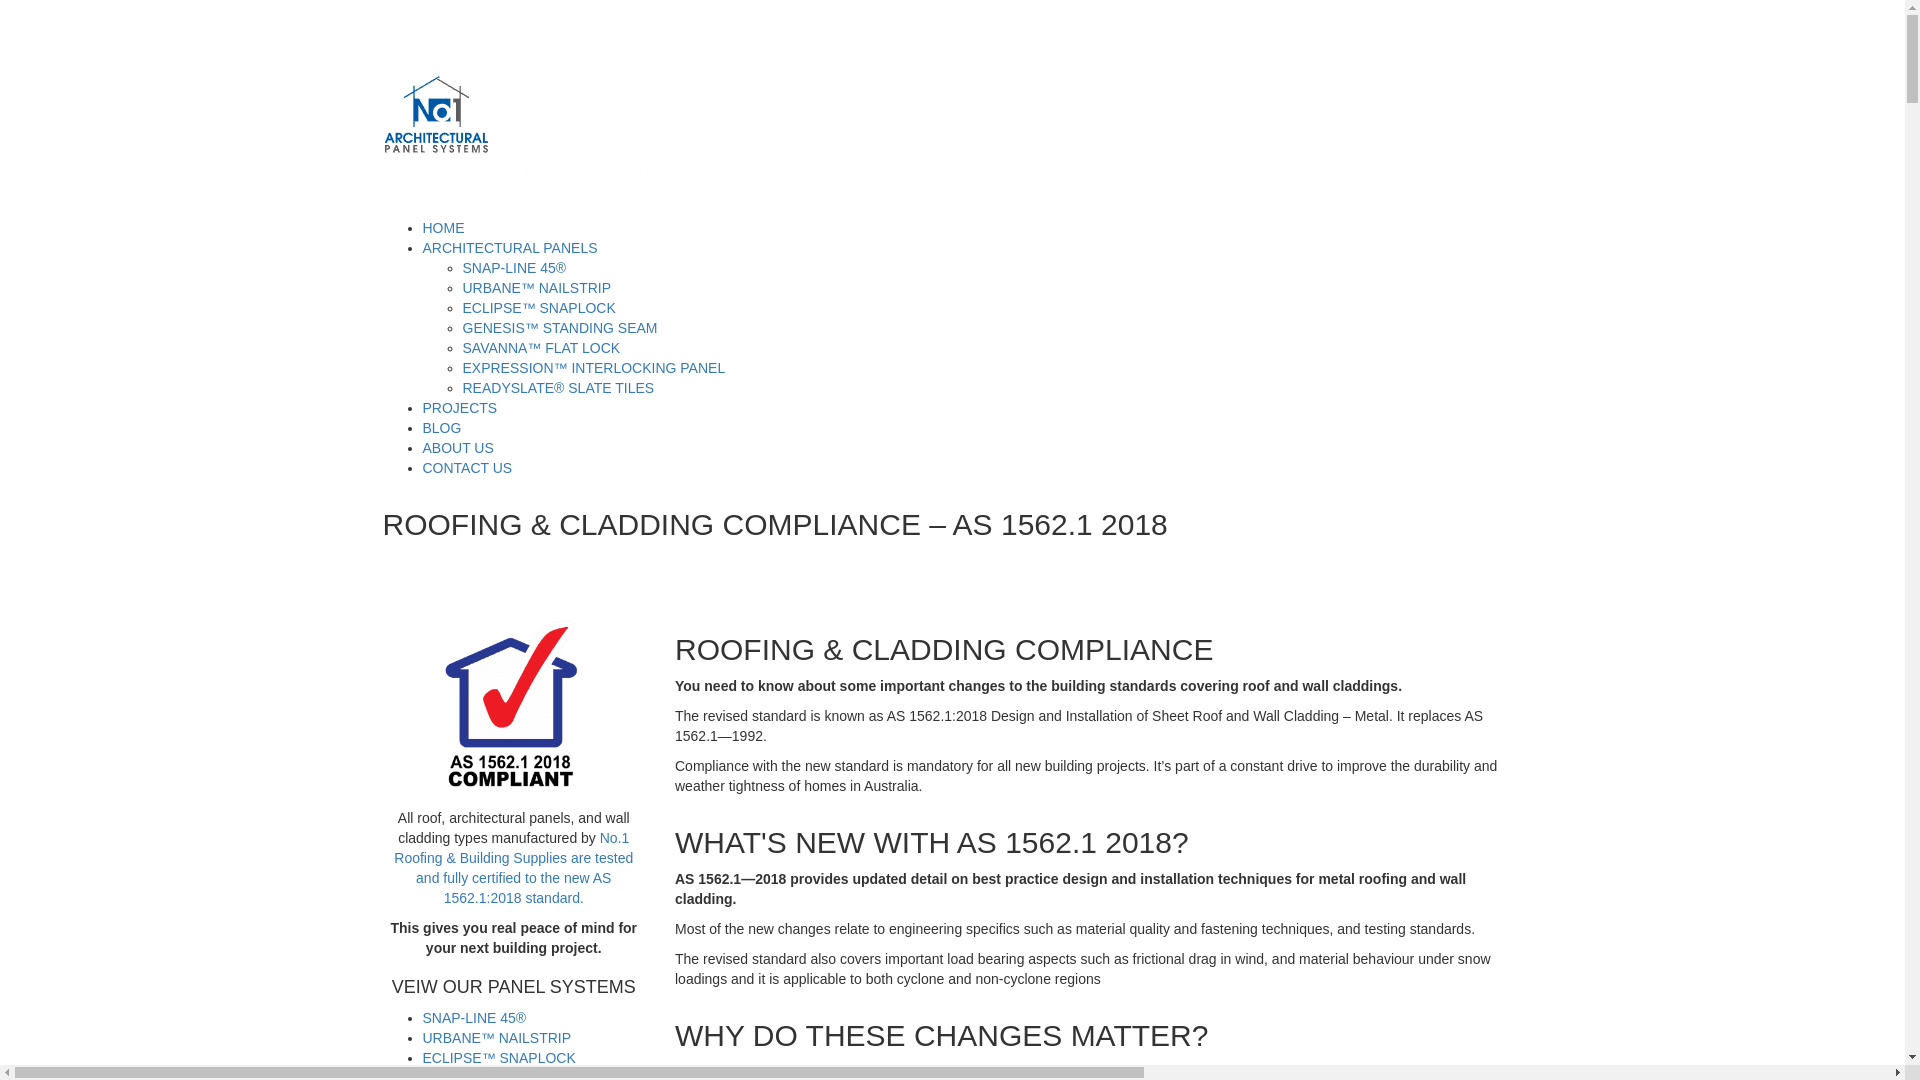  Describe the element at coordinates (441, 226) in the screenshot. I see `'HOME'` at that location.